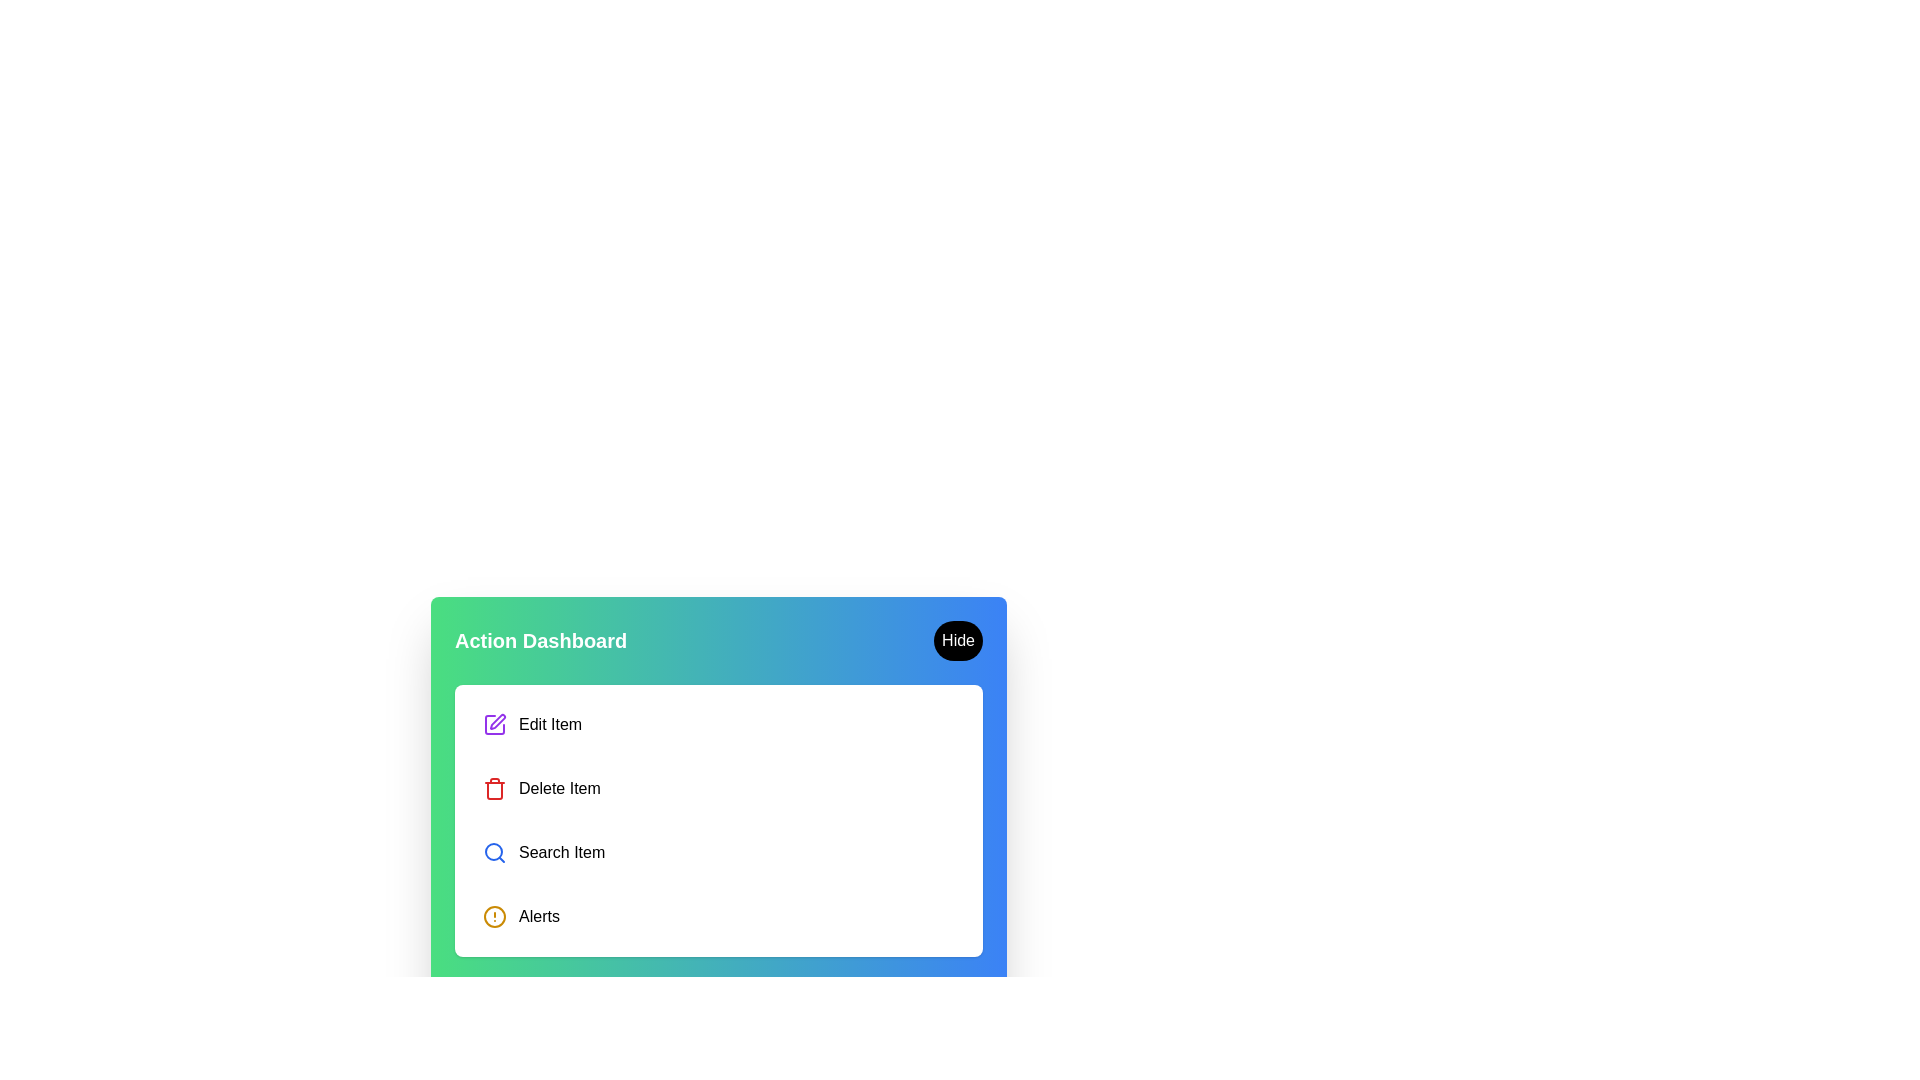 This screenshot has width=1920, height=1080. What do you see at coordinates (719, 788) in the screenshot?
I see `the second item in the vertical list of action options, which serves as a selectable action to delete an item` at bounding box center [719, 788].